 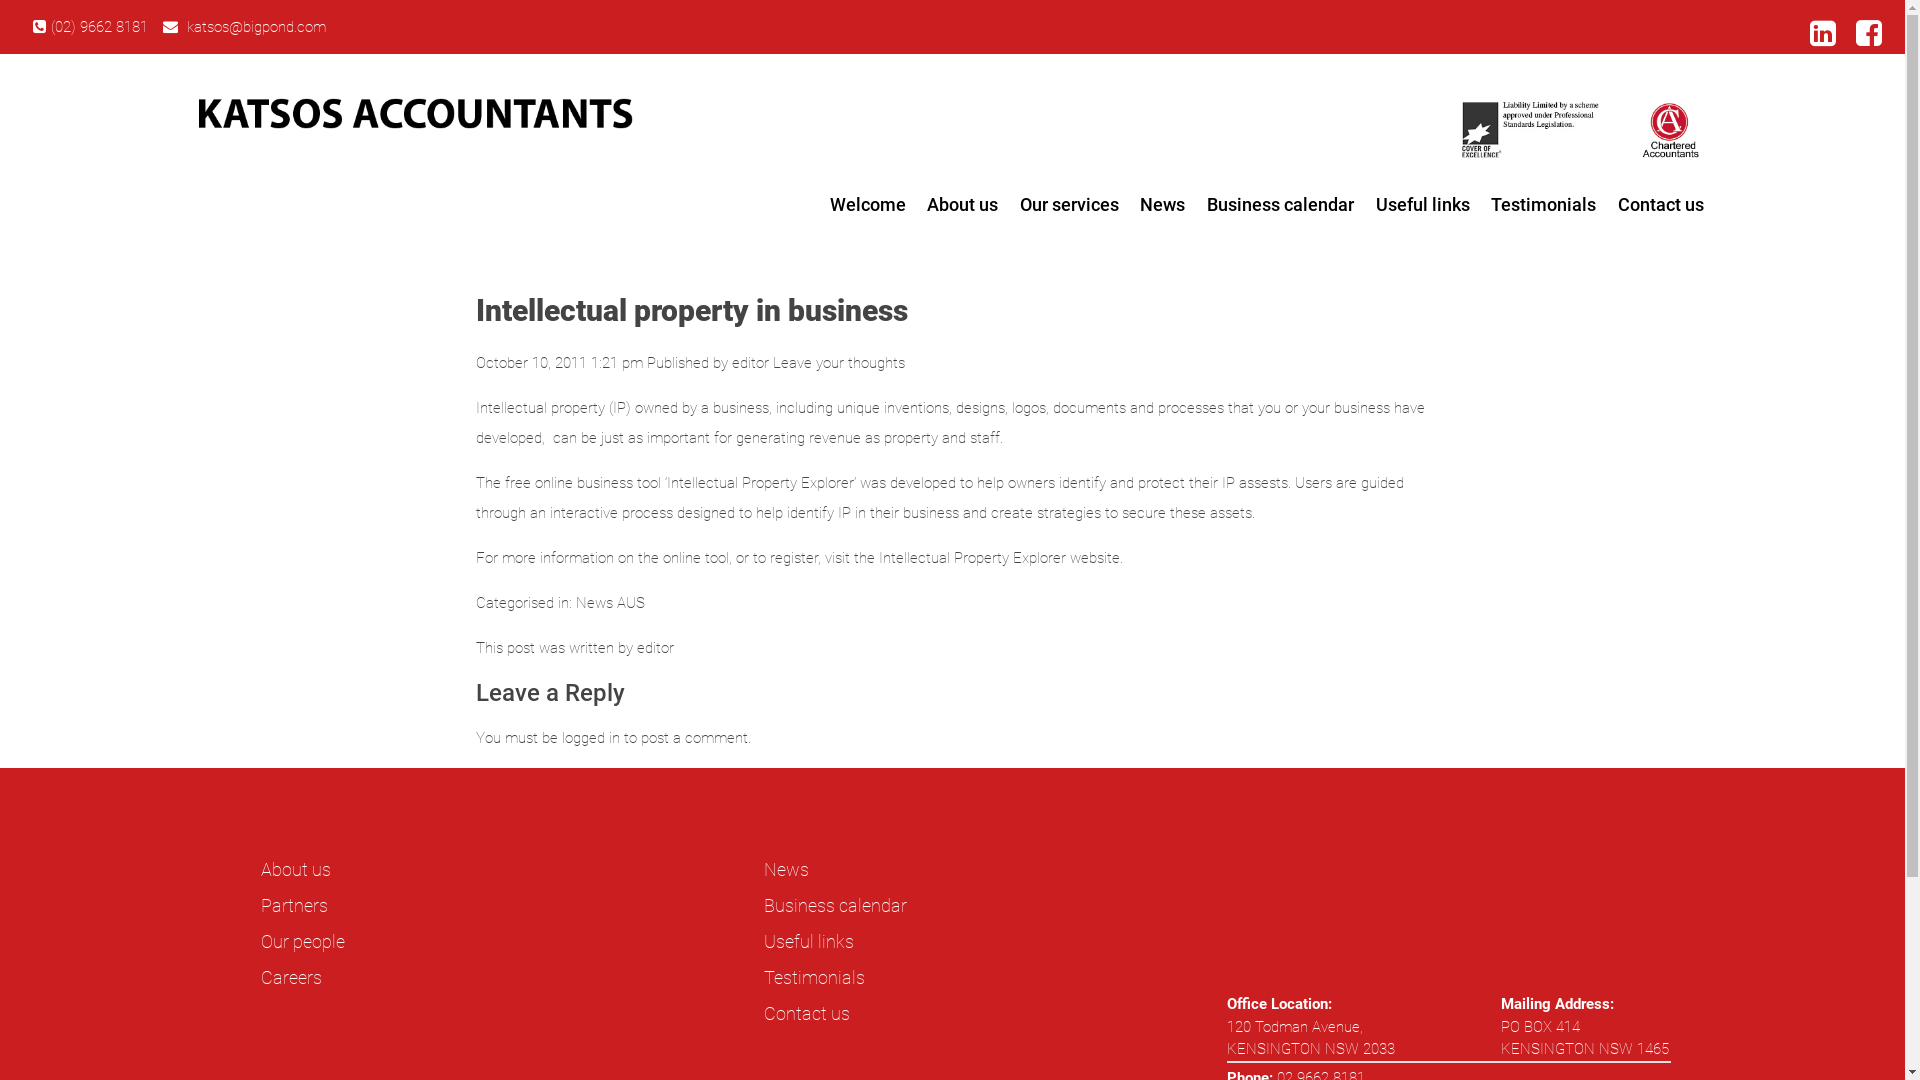 What do you see at coordinates (809, 941) in the screenshot?
I see `'Useful links'` at bounding box center [809, 941].